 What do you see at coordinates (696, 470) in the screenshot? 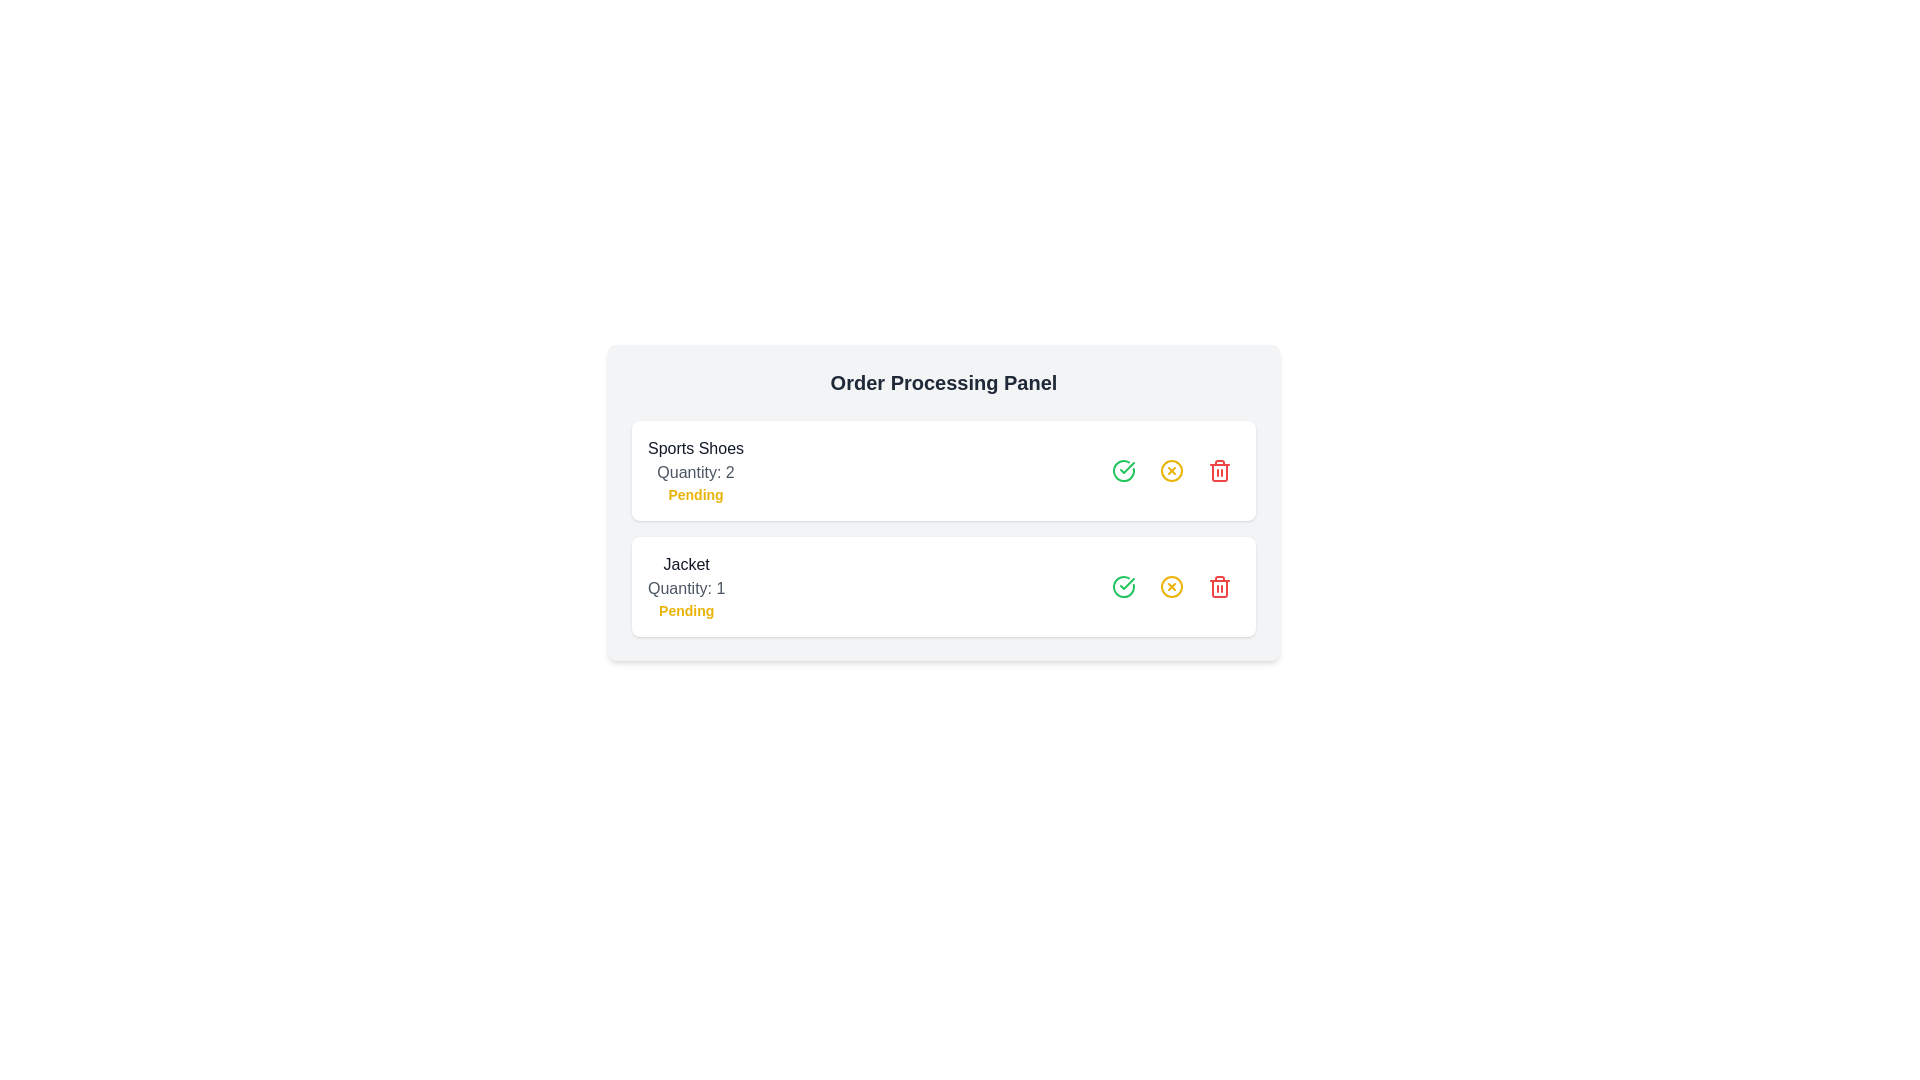
I see `the Text display component that shows 'Sports Shoes', 'Quantity: 2', and 'Pending', which is positioned in the first row of the order processing panel` at bounding box center [696, 470].